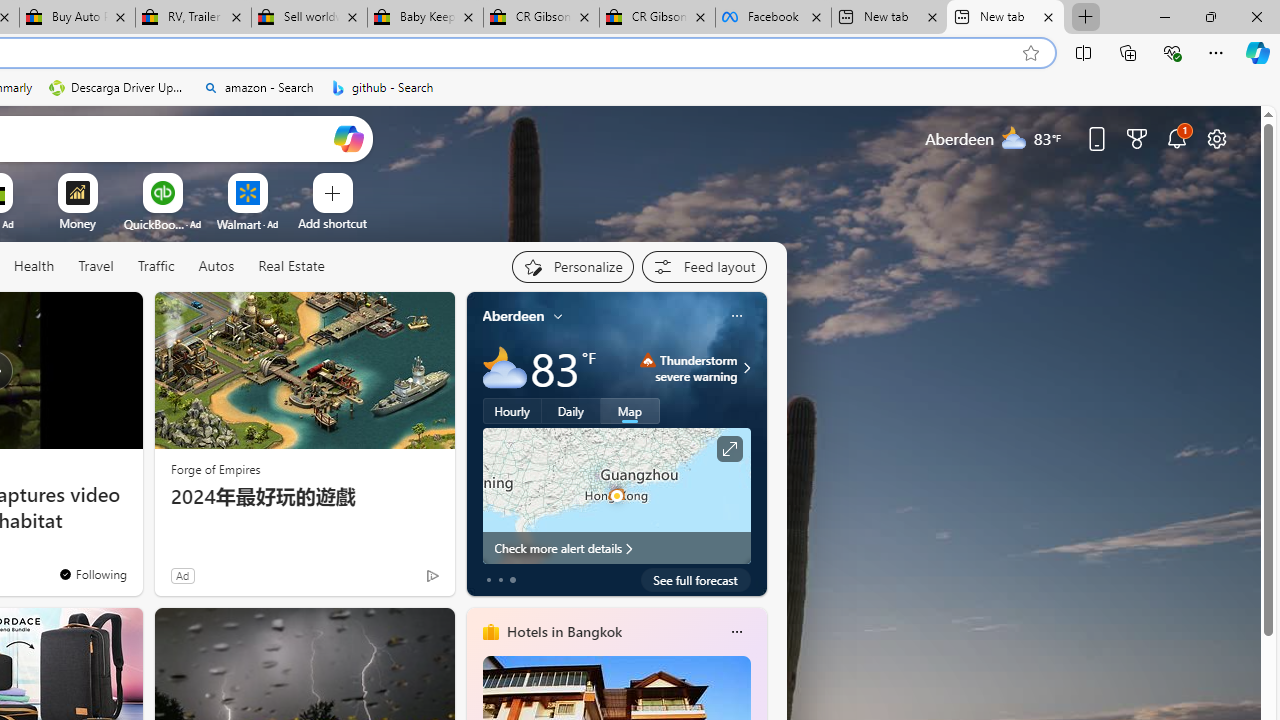  I want to click on 'See full forecast', so click(695, 579).